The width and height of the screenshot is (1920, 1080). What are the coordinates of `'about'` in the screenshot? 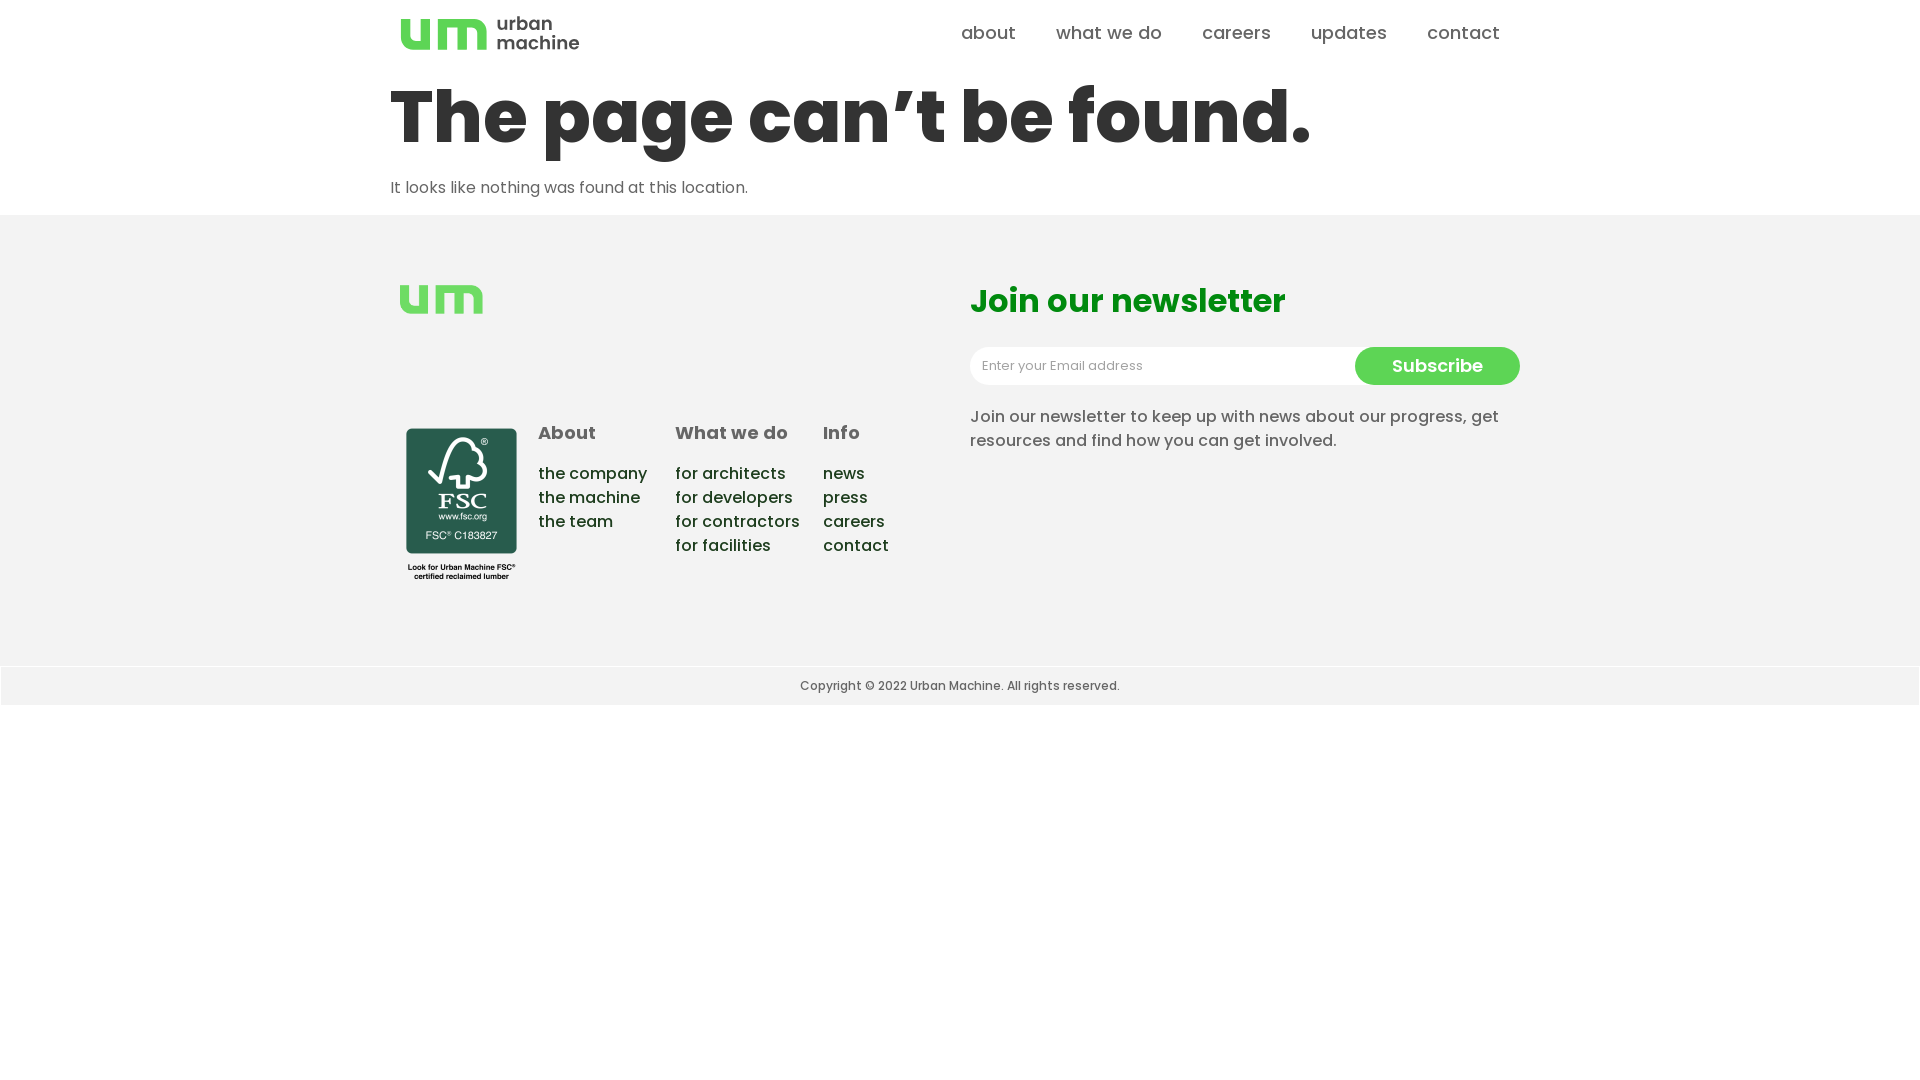 It's located at (988, 33).